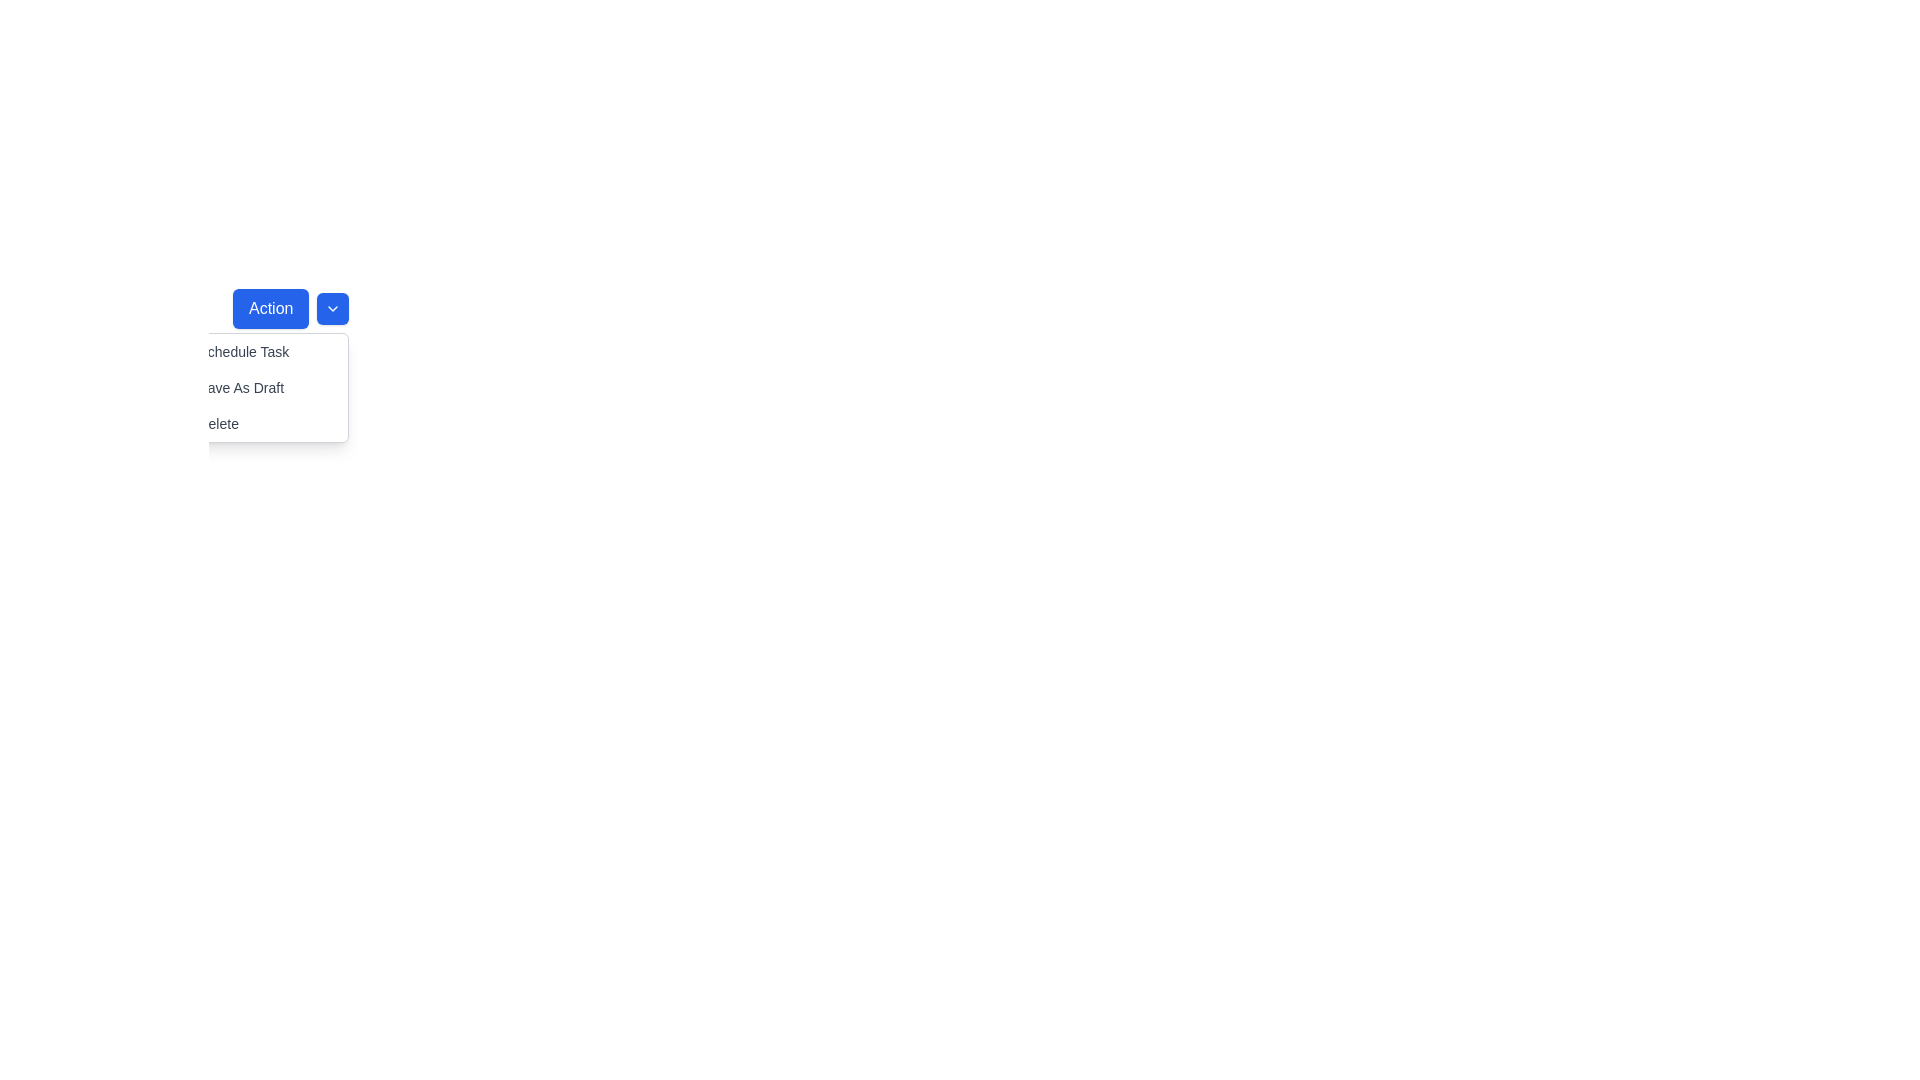 The height and width of the screenshot is (1080, 1920). Describe the element at coordinates (252, 350) in the screenshot. I see `the 'Schedule Task' button, which is the first item` at that location.